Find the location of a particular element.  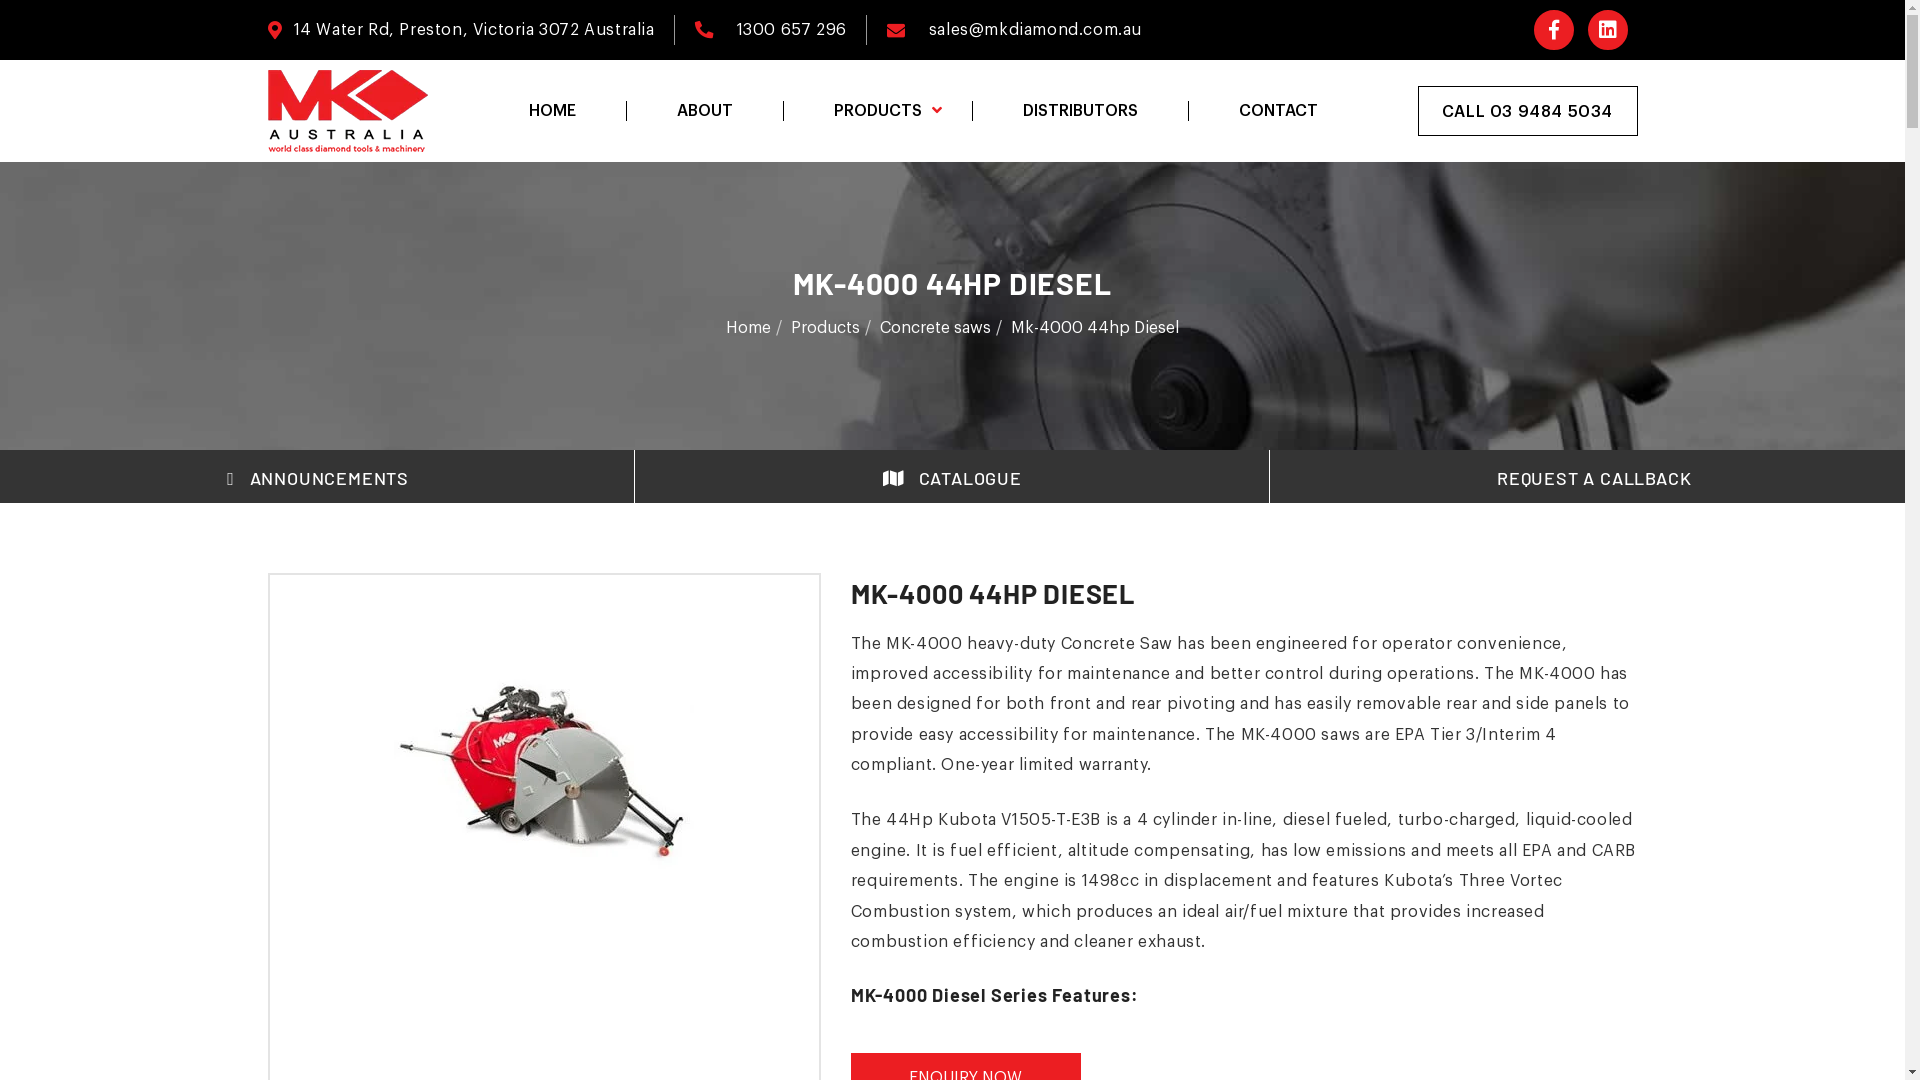

'PRODUCTS' is located at coordinates (876, 111).